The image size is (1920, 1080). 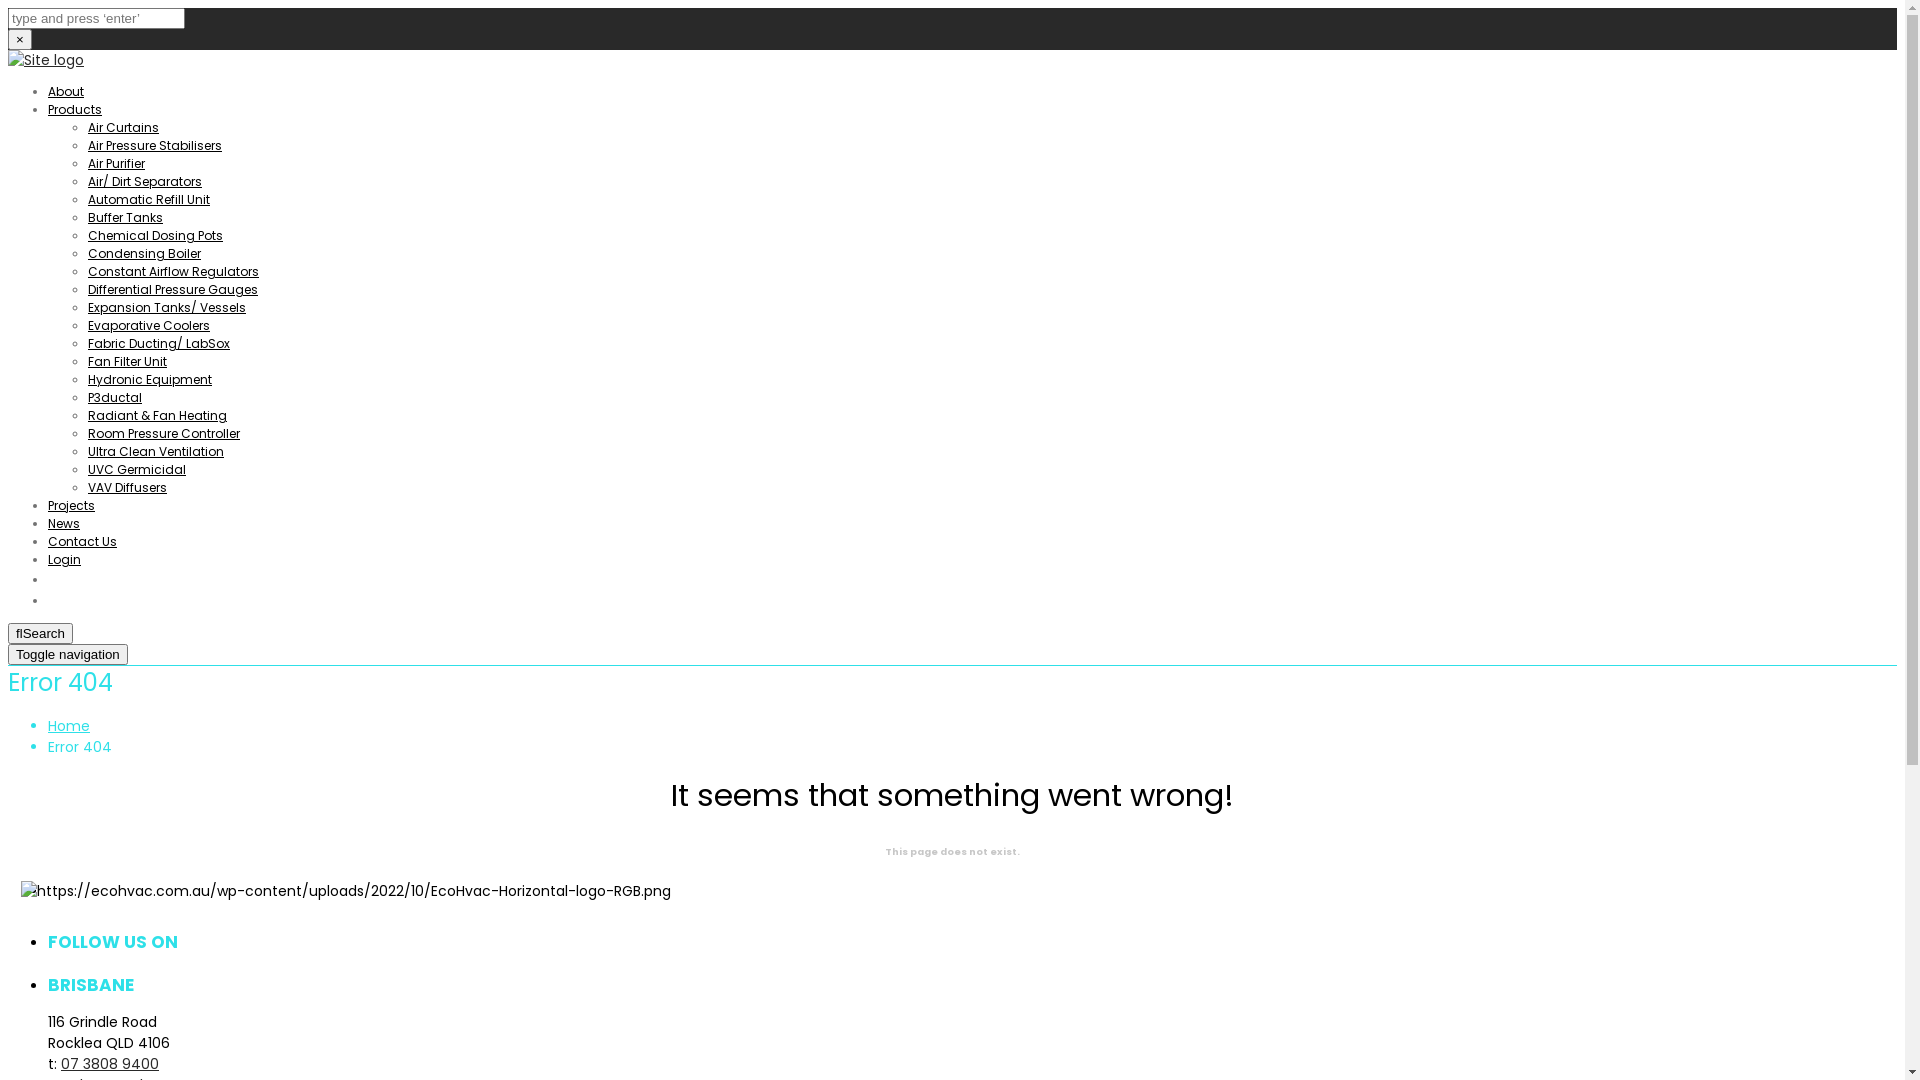 What do you see at coordinates (154, 234) in the screenshot?
I see `'Chemical Dosing Pots'` at bounding box center [154, 234].